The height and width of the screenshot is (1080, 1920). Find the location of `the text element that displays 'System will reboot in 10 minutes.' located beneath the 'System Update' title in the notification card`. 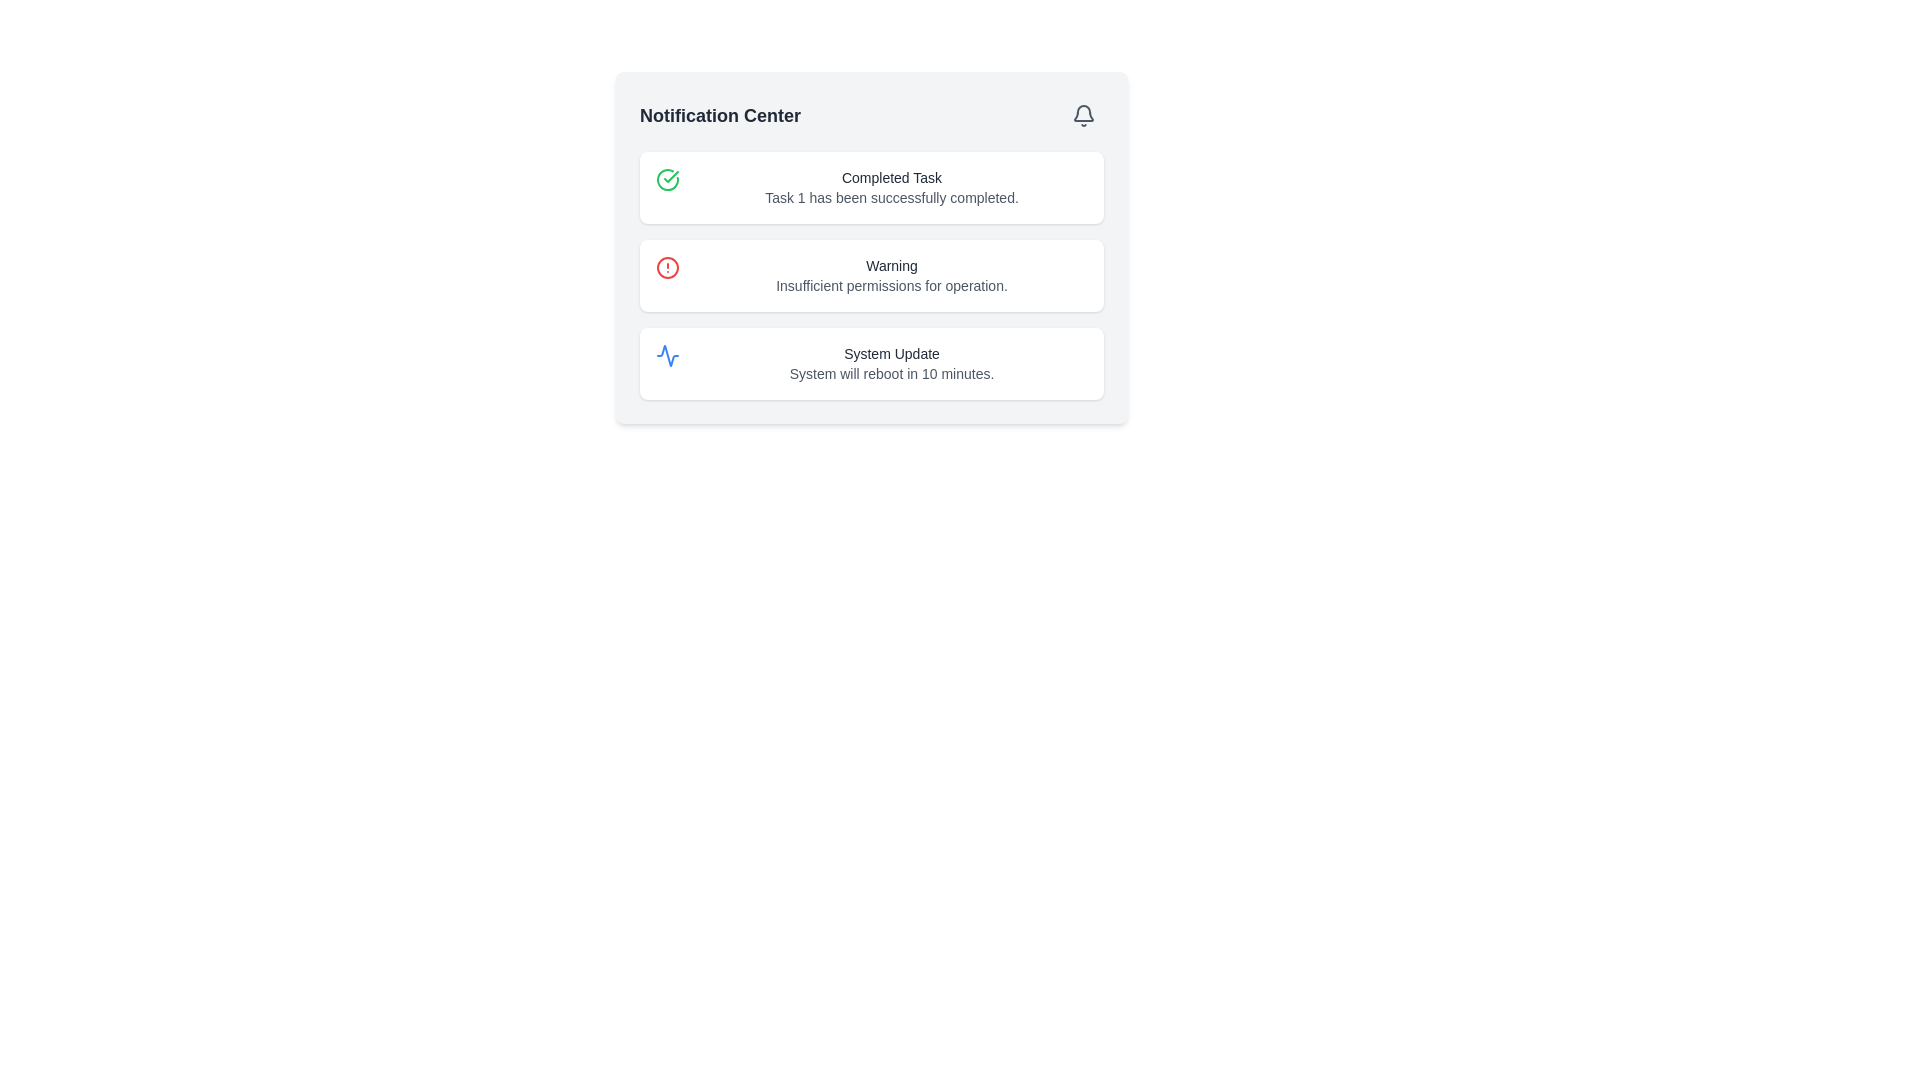

the text element that displays 'System will reboot in 10 minutes.' located beneath the 'System Update' title in the notification card is located at coordinates (891, 374).